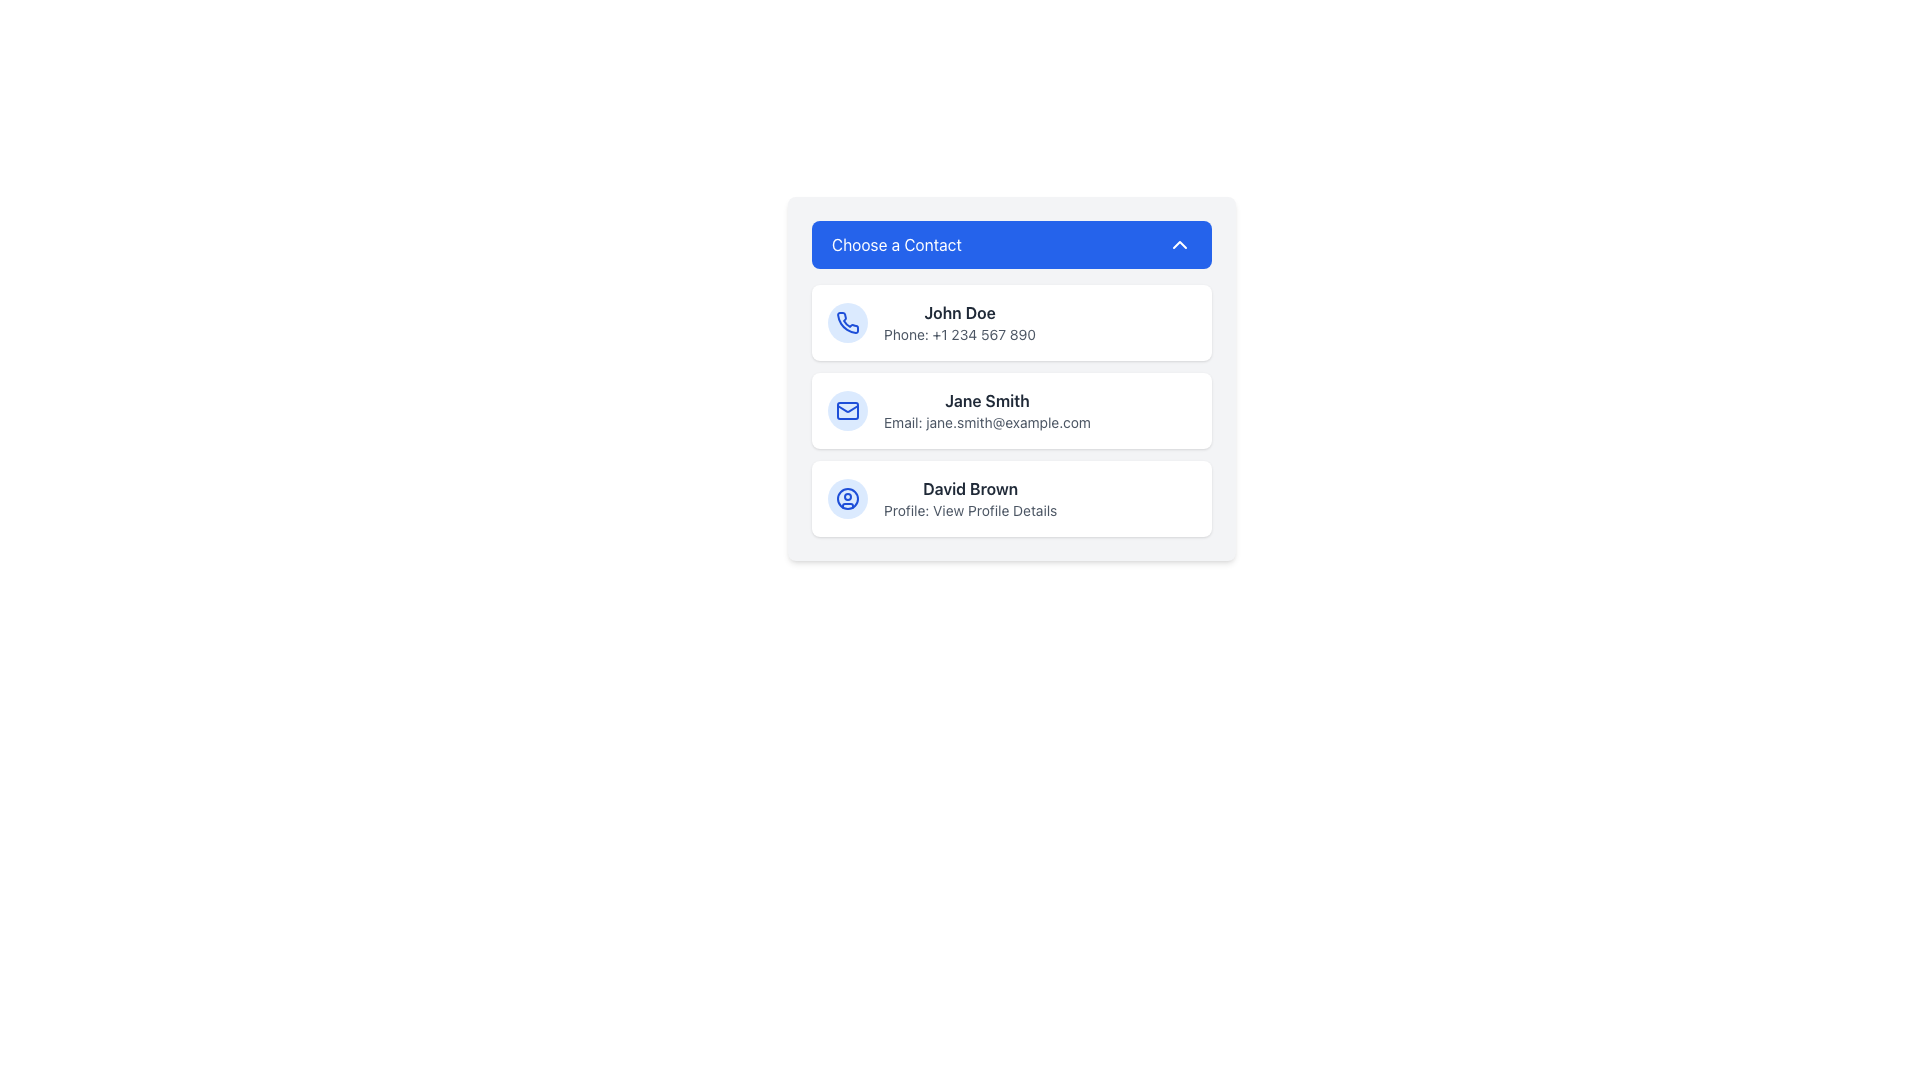 The image size is (1920, 1080). I want to click on the blue bordered phone icon representing a contact, located to the left of 'John Doe' in the contact list to interact with it, so click(848, 322).